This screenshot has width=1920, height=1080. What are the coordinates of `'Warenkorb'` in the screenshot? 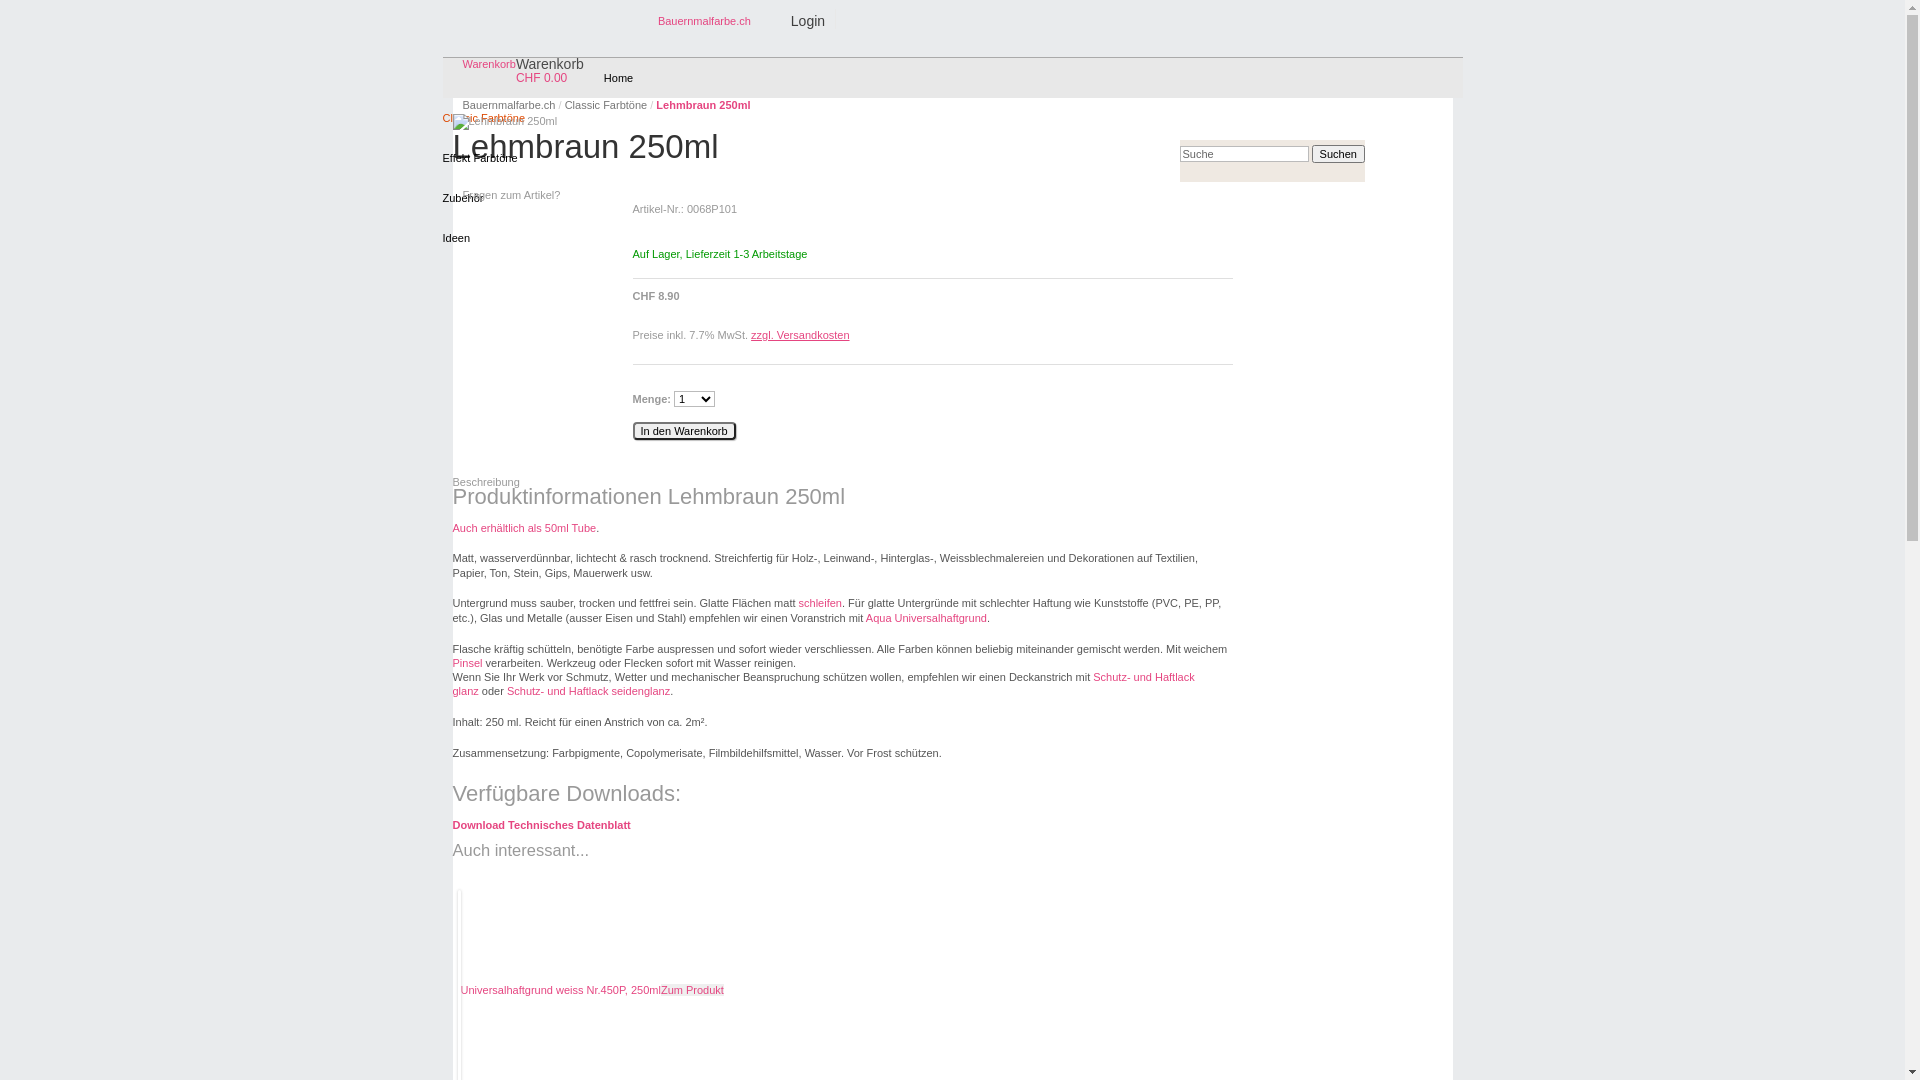 It's located at (488, 63).